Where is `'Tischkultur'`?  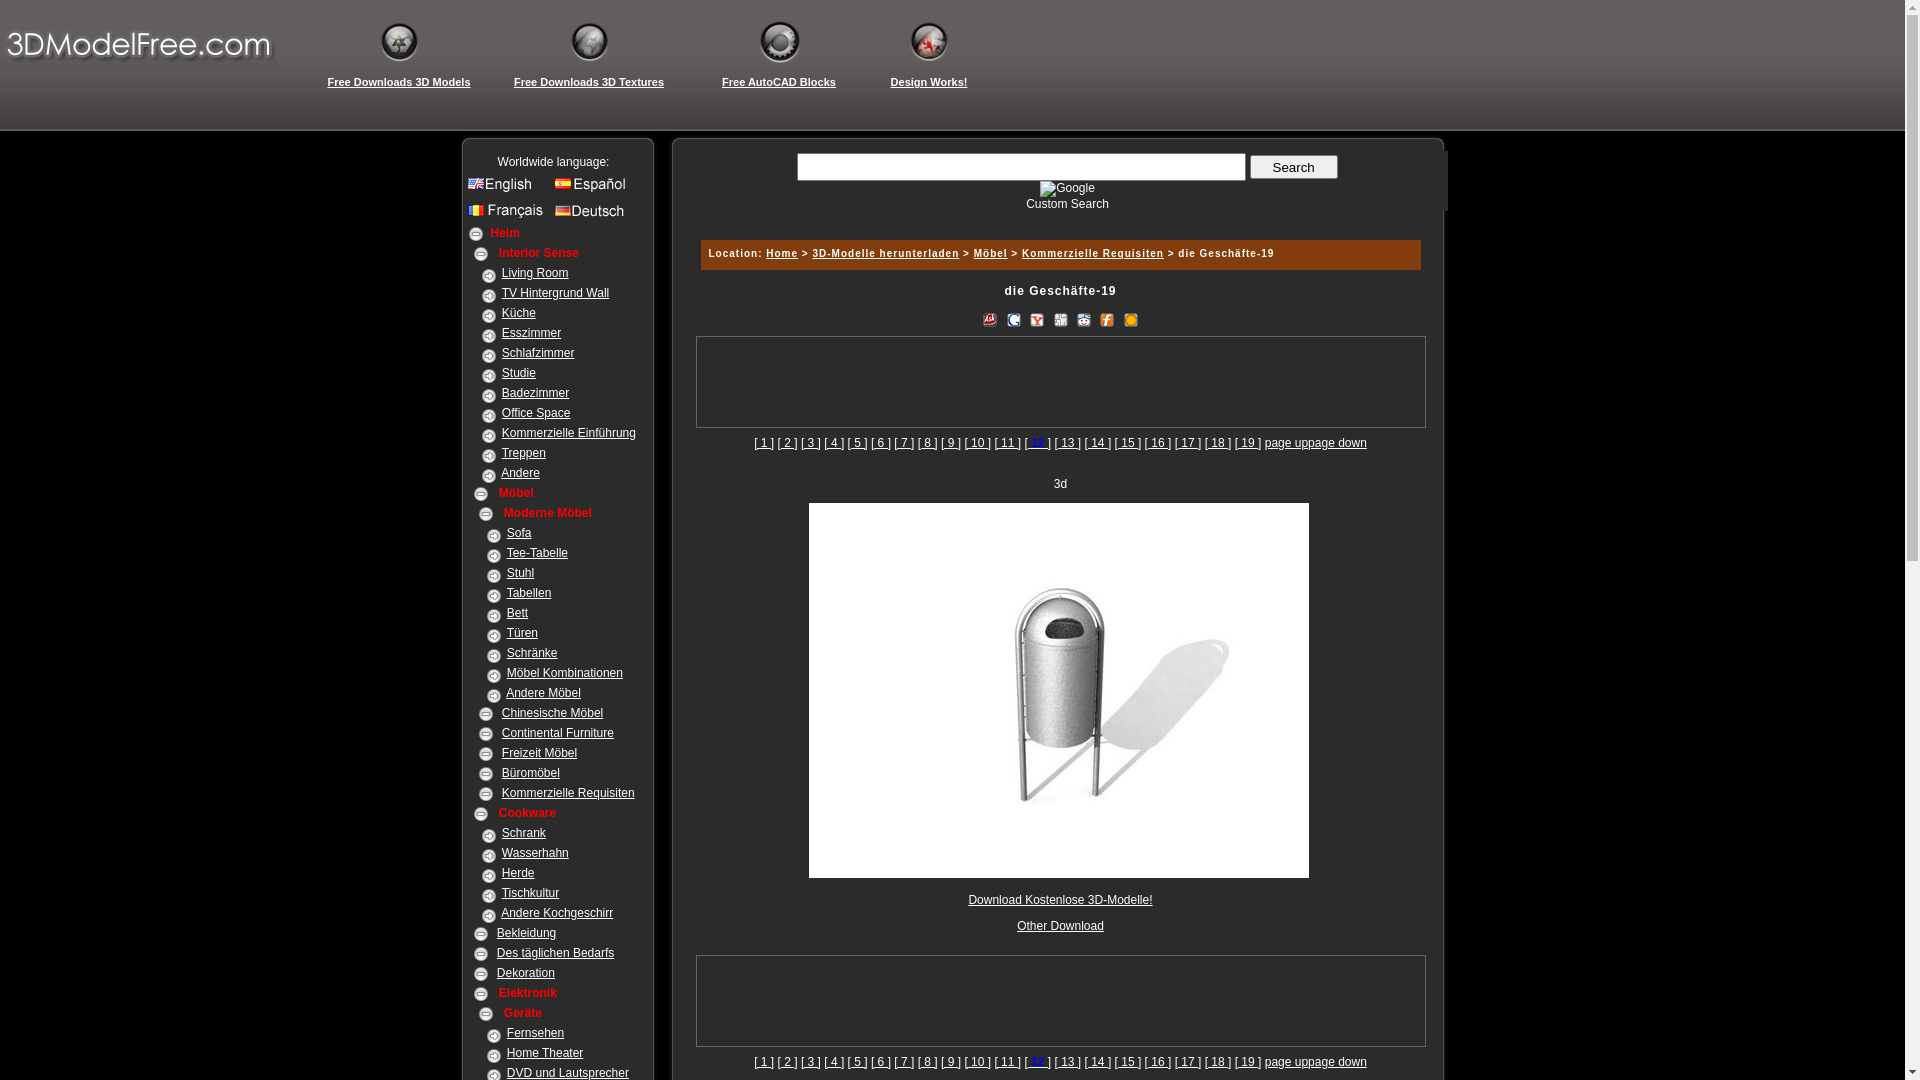
'Tischkultur' is located at coordinates (531, 892).